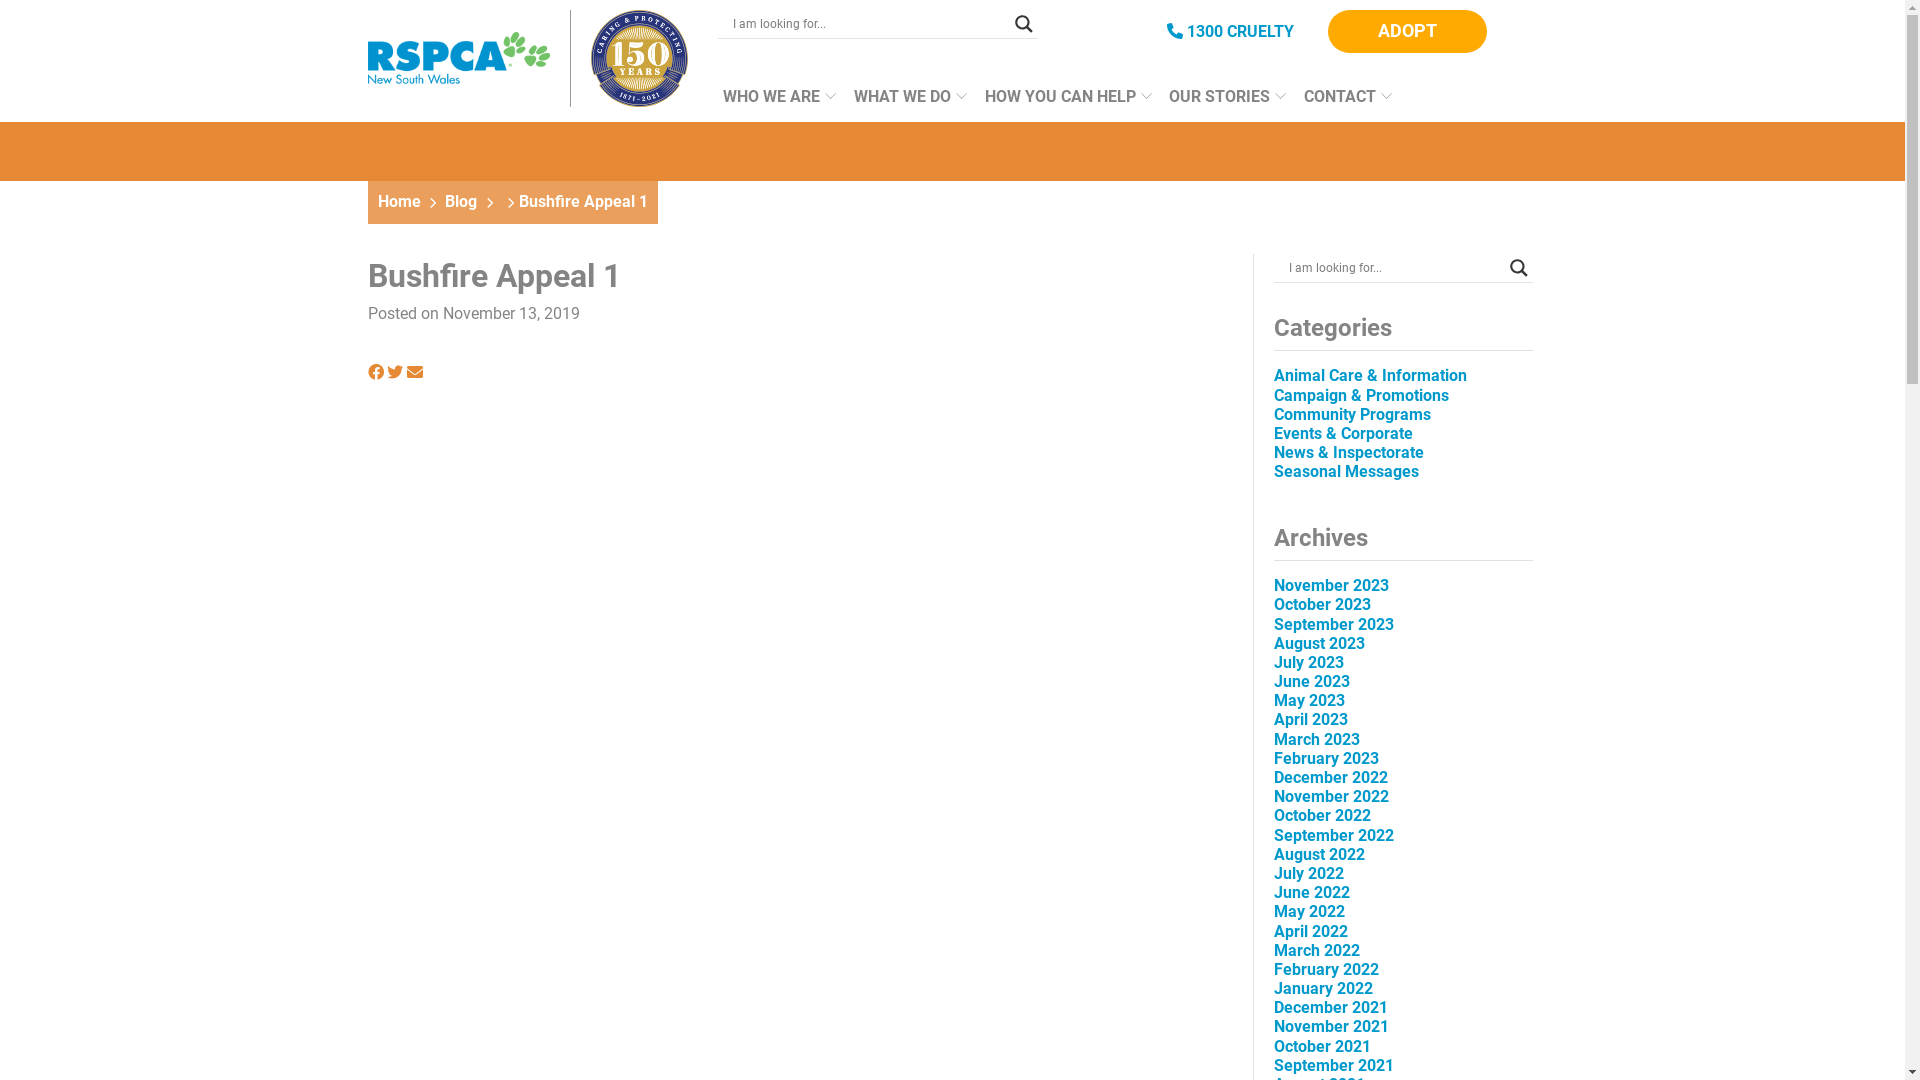 The image size is (1920, 1080). I want to click on 'OUR STORIES', so click(1221, 104).